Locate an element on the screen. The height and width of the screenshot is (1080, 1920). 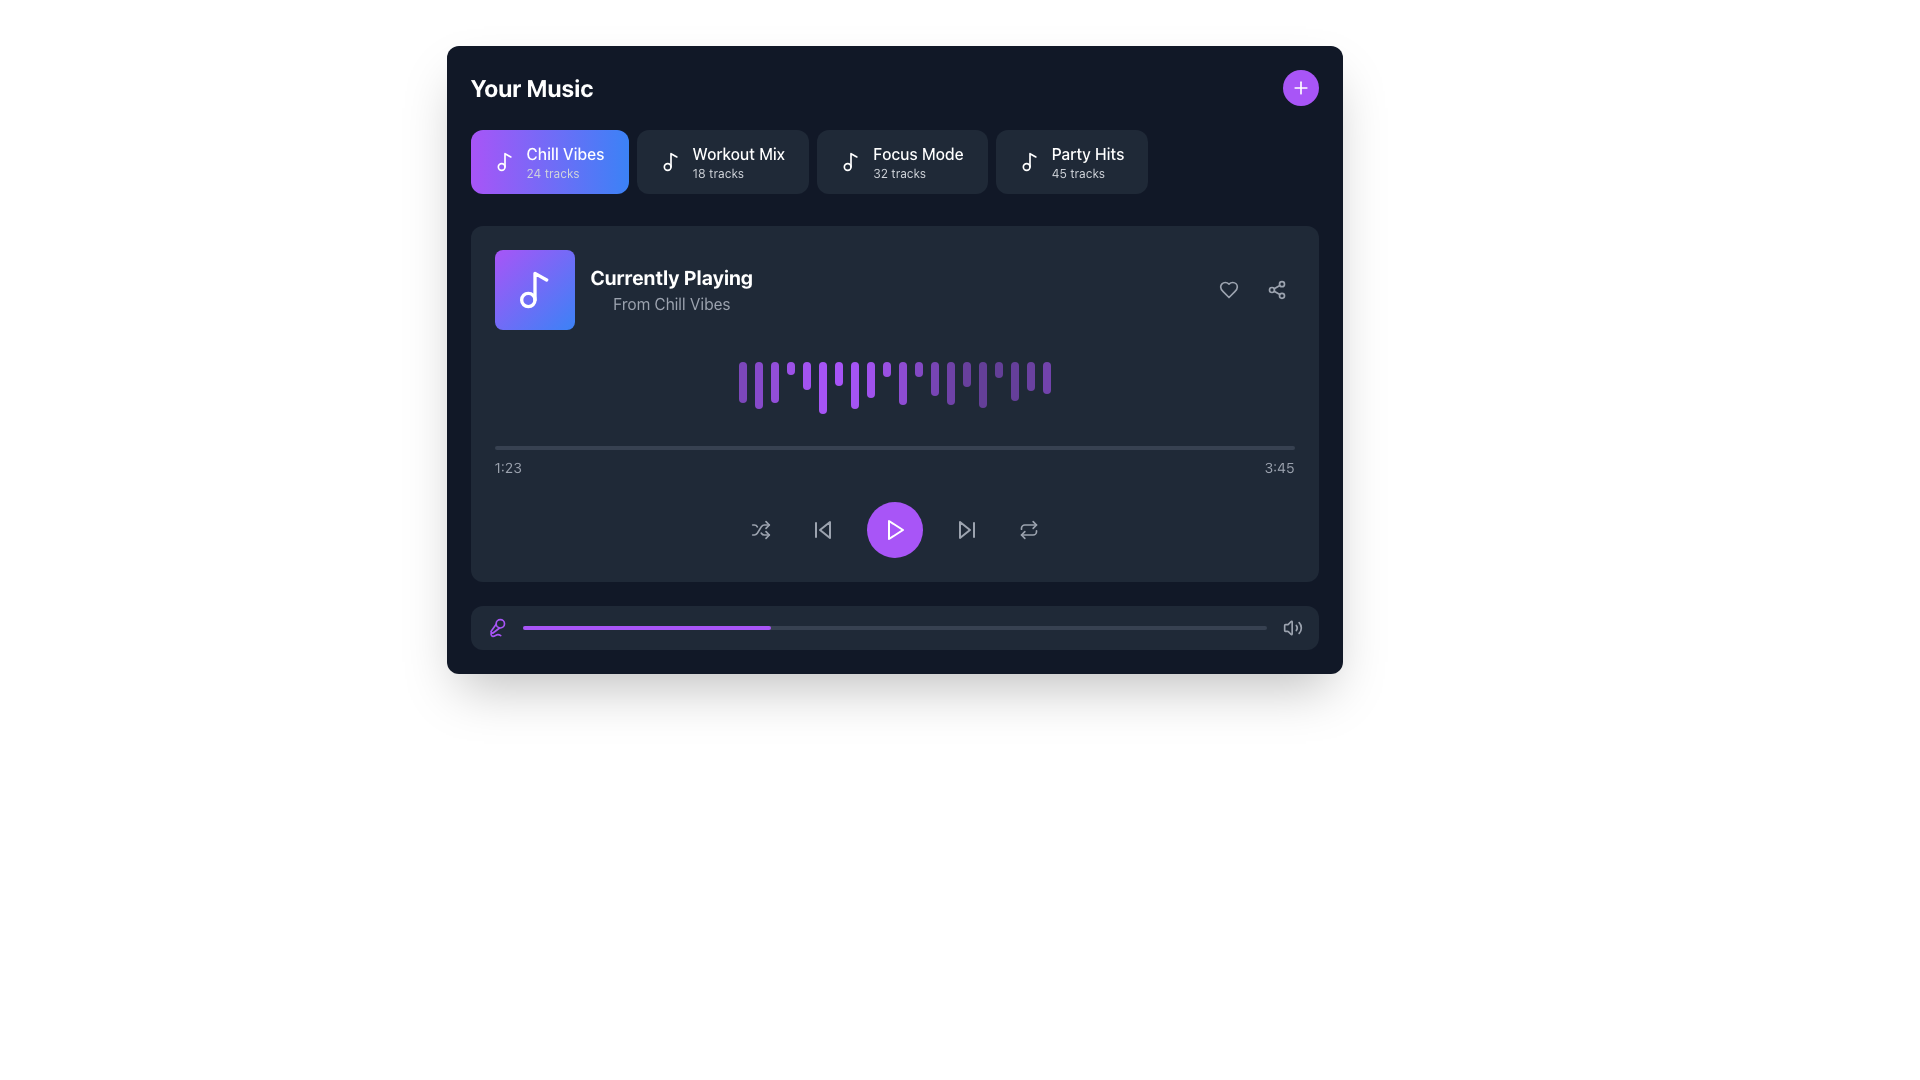
the rounded rectangular button labeled 'Chill Vibes' with a music note icon is located at coordinates (549, 161).